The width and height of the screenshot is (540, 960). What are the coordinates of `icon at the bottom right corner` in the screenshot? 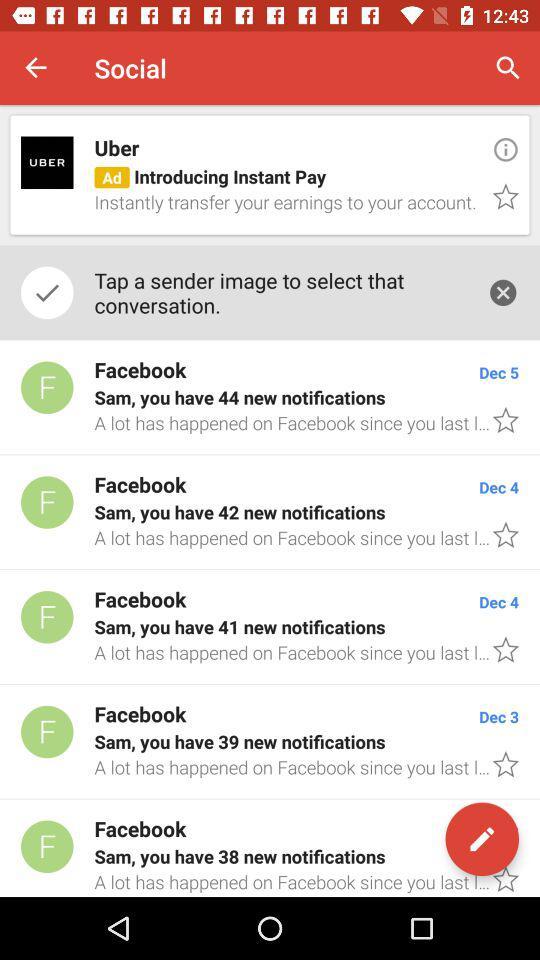 It's located at (481, 839).